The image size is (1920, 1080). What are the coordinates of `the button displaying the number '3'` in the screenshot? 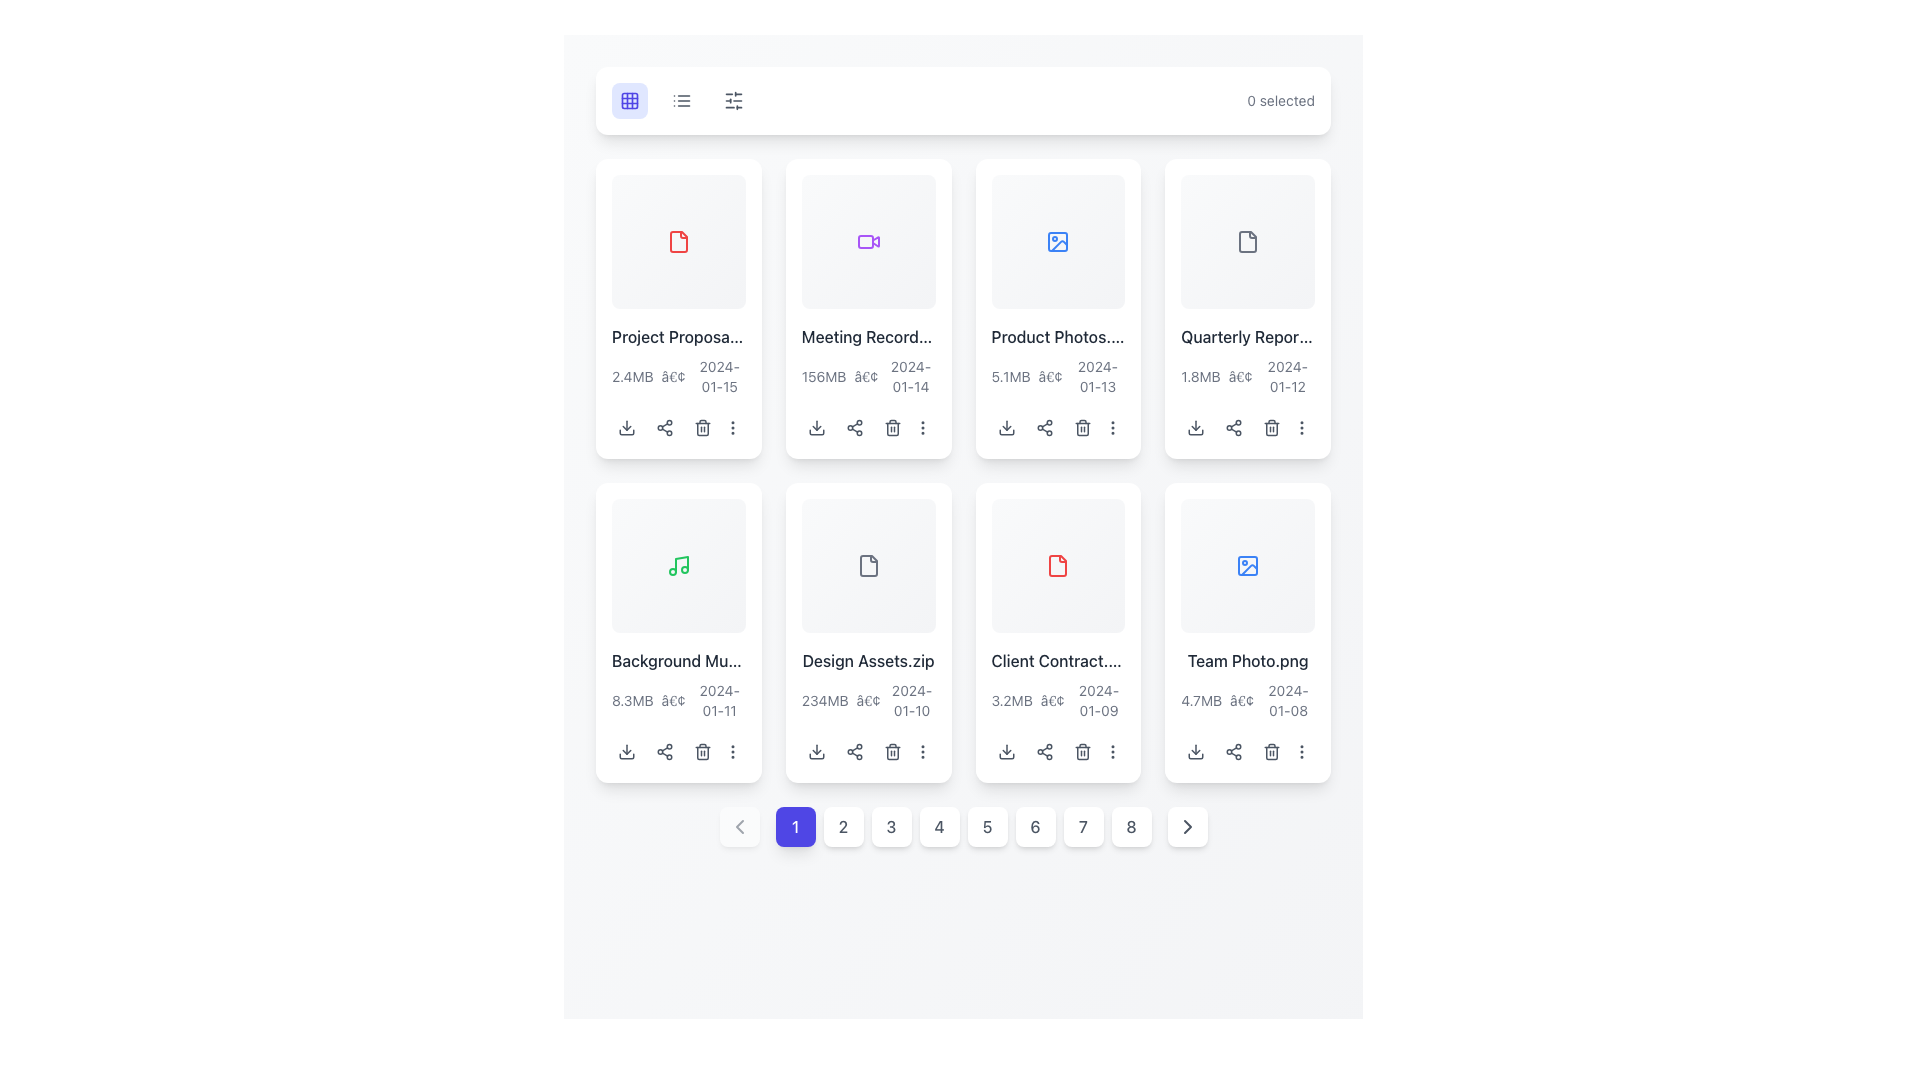 It's located at (890, 826).